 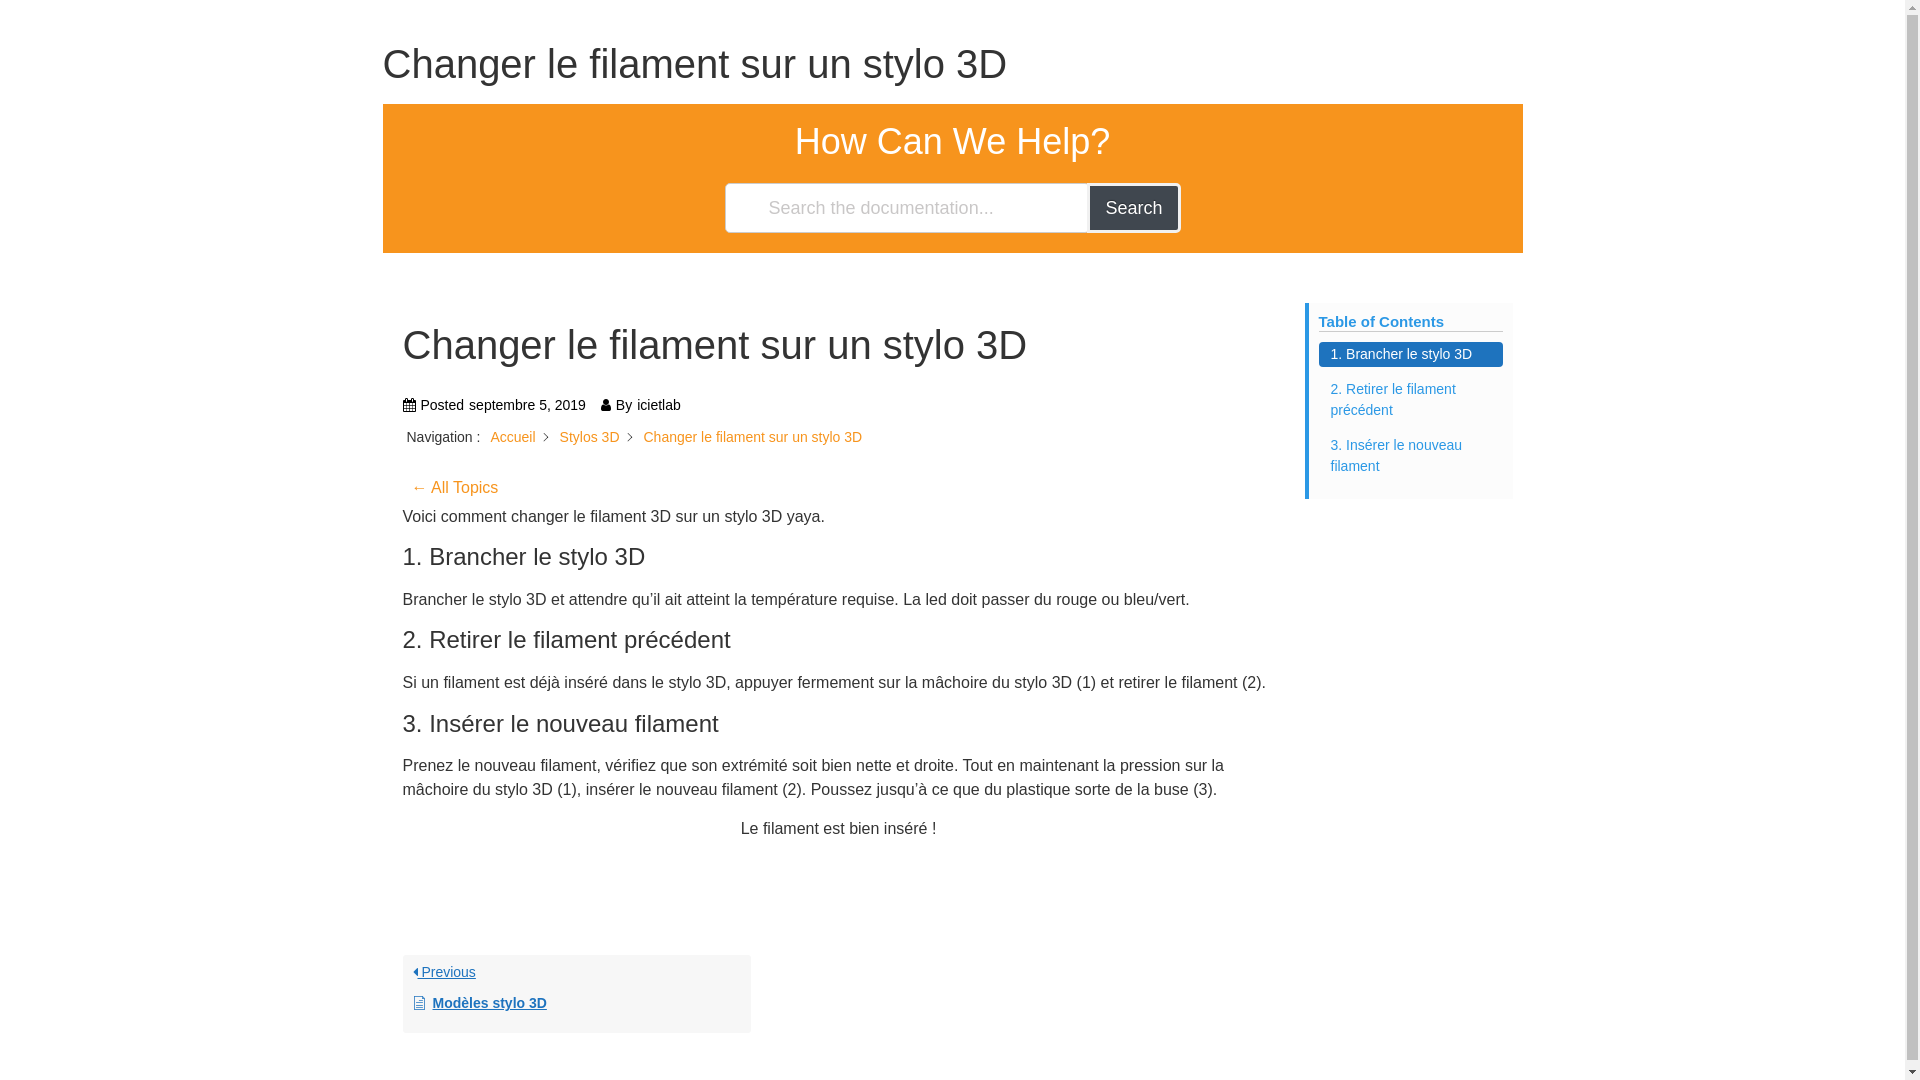 I want to click on 'Accueil', so click(x=512, y=435).